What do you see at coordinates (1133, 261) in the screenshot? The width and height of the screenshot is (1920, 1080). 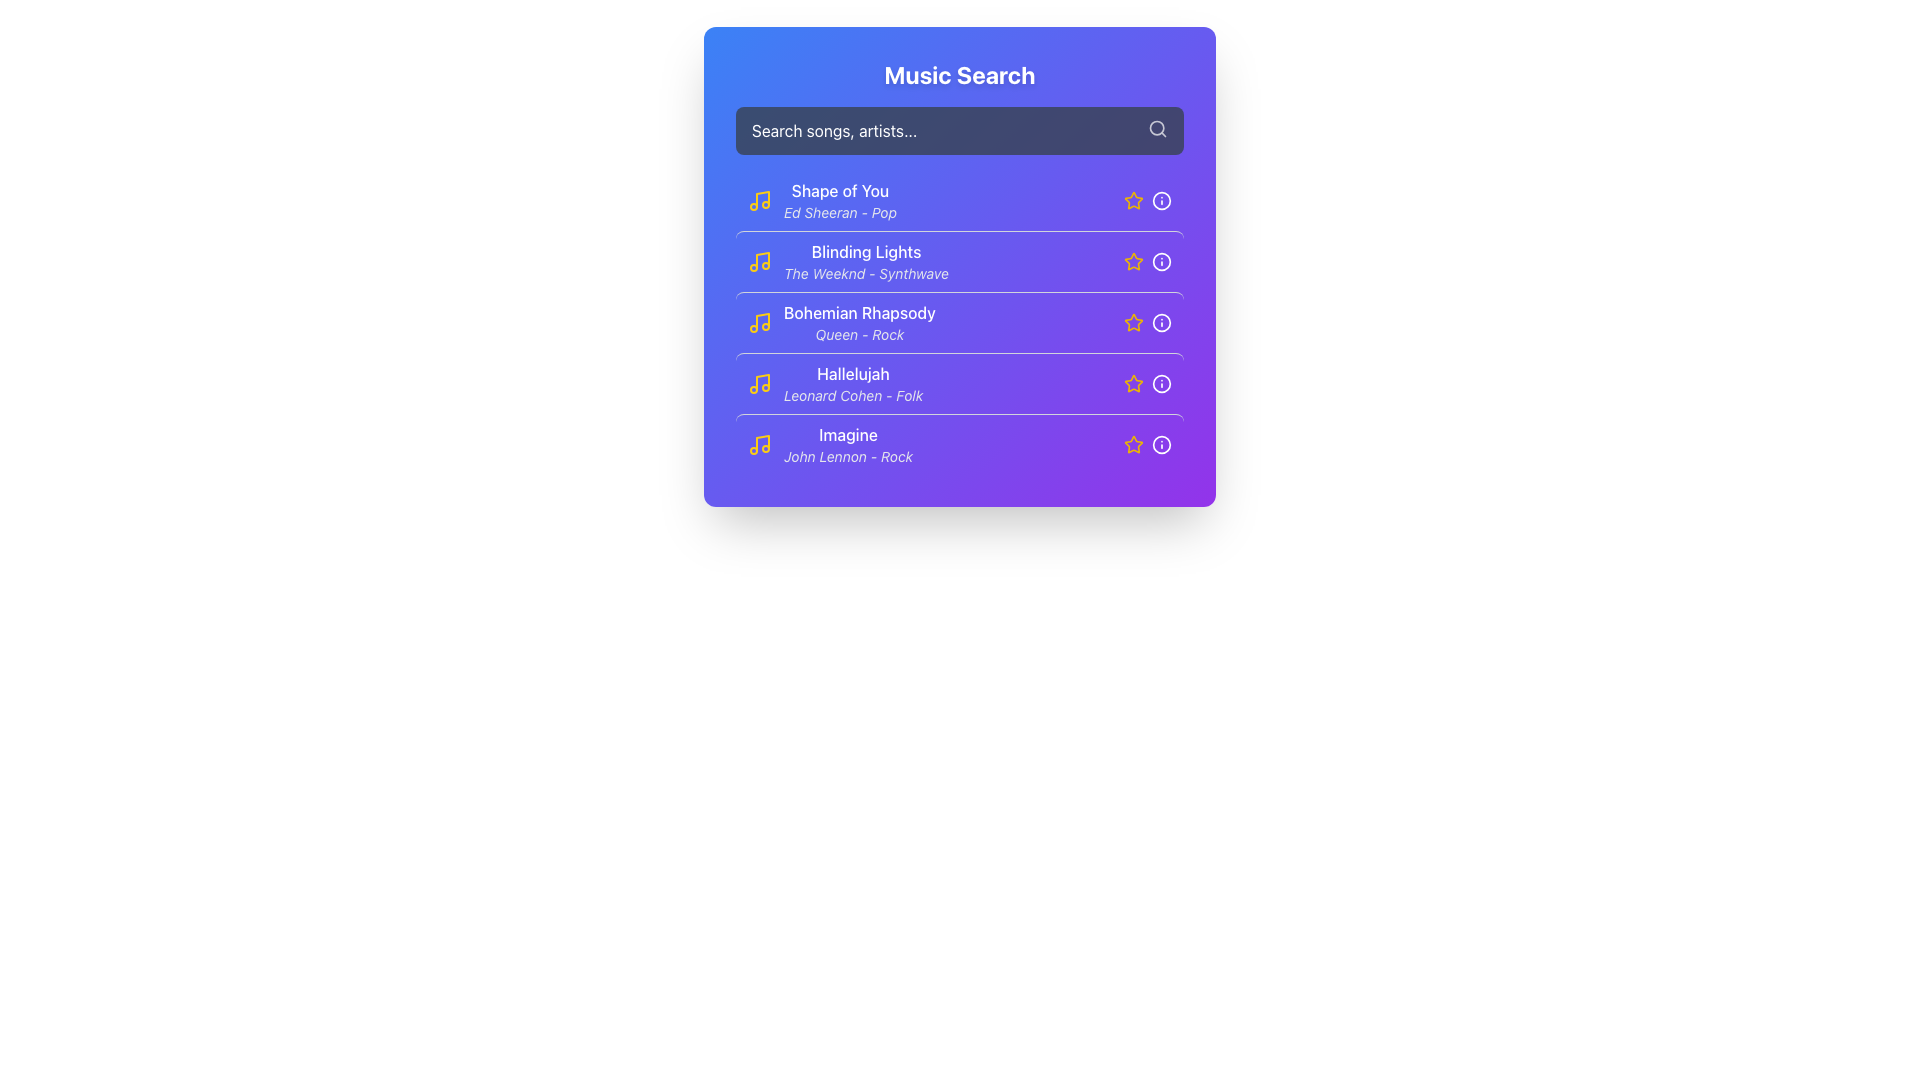 I see `the yellow star icon, which is a hollow icon with a thin border, located to the right of the song titled 'Blinding Lights'` at bounding box center [1133, 261].